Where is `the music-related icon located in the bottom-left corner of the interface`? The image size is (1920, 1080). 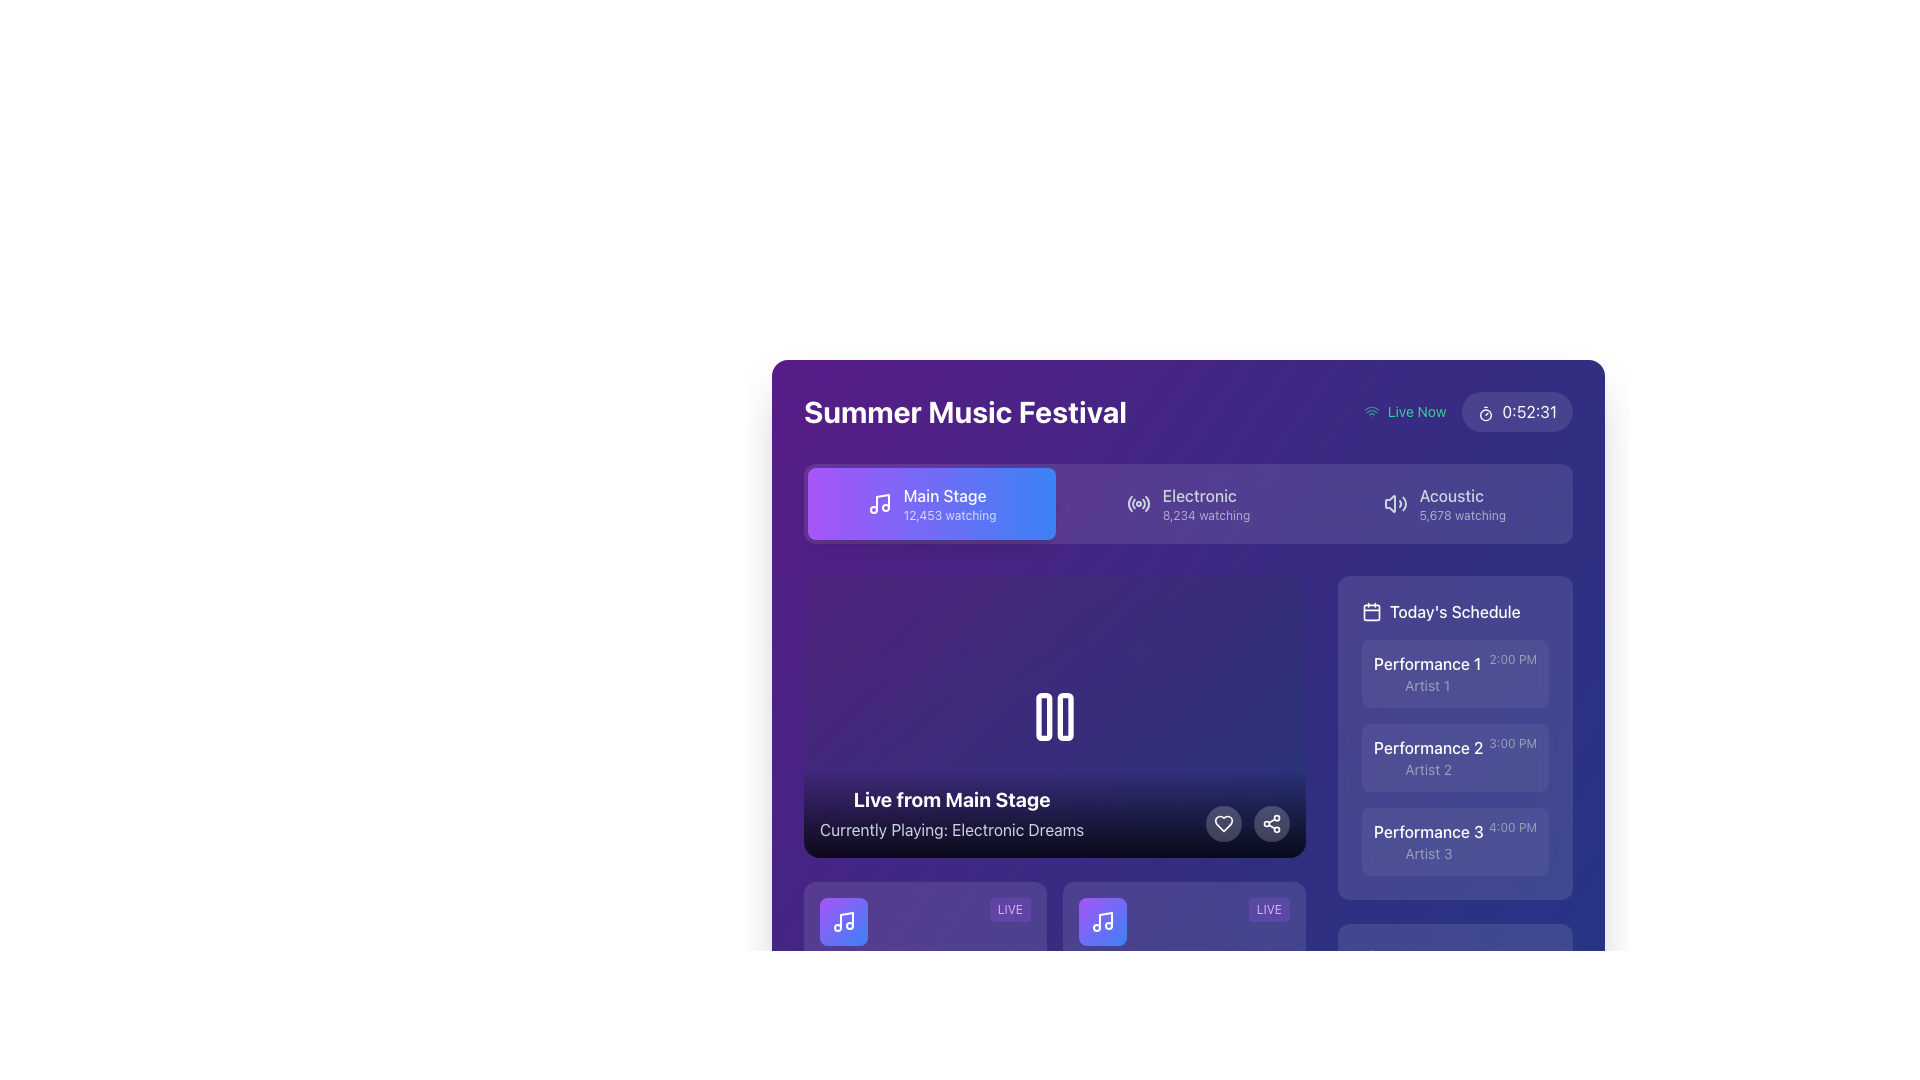 the music-related icon located in the bottom-left corner of the interface is located at coordinates (1102, 921).